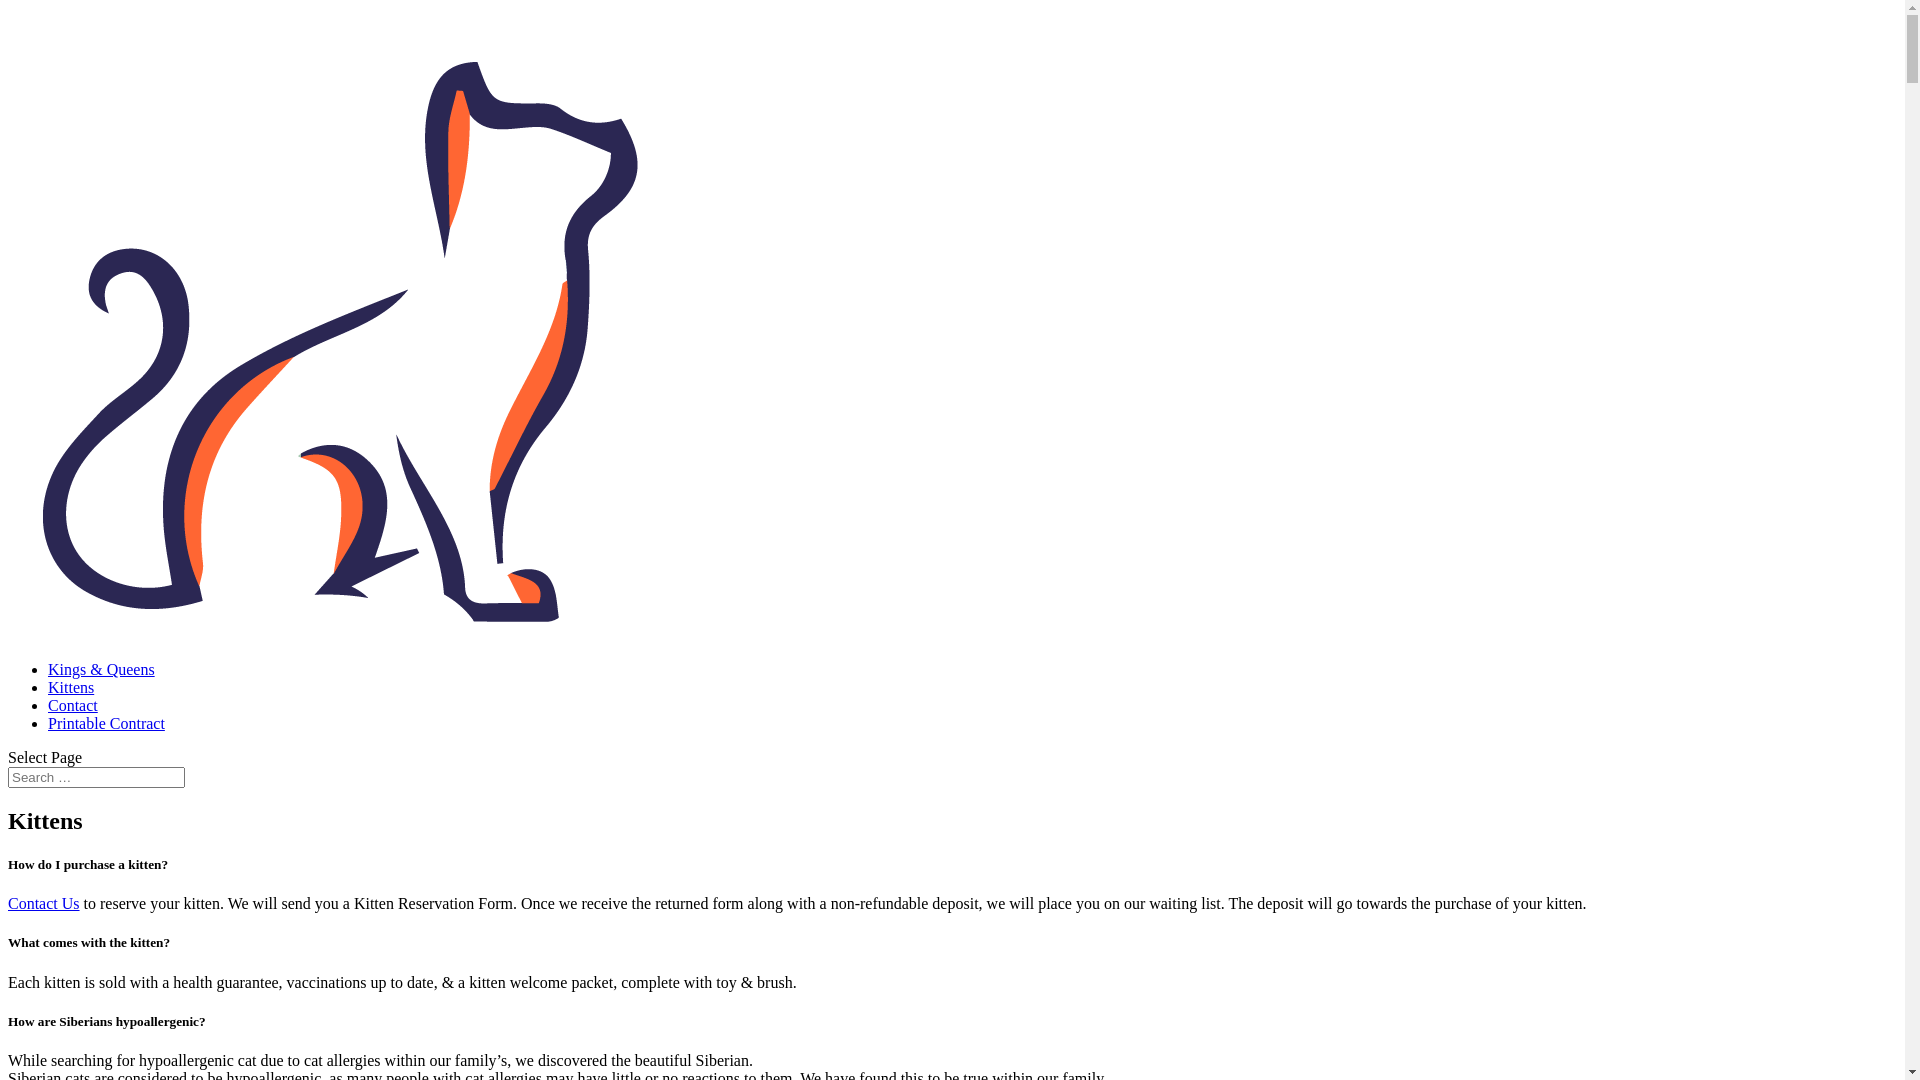 The image size is (1920, 1080). I want to click on 'Contact', so click(72, 704).